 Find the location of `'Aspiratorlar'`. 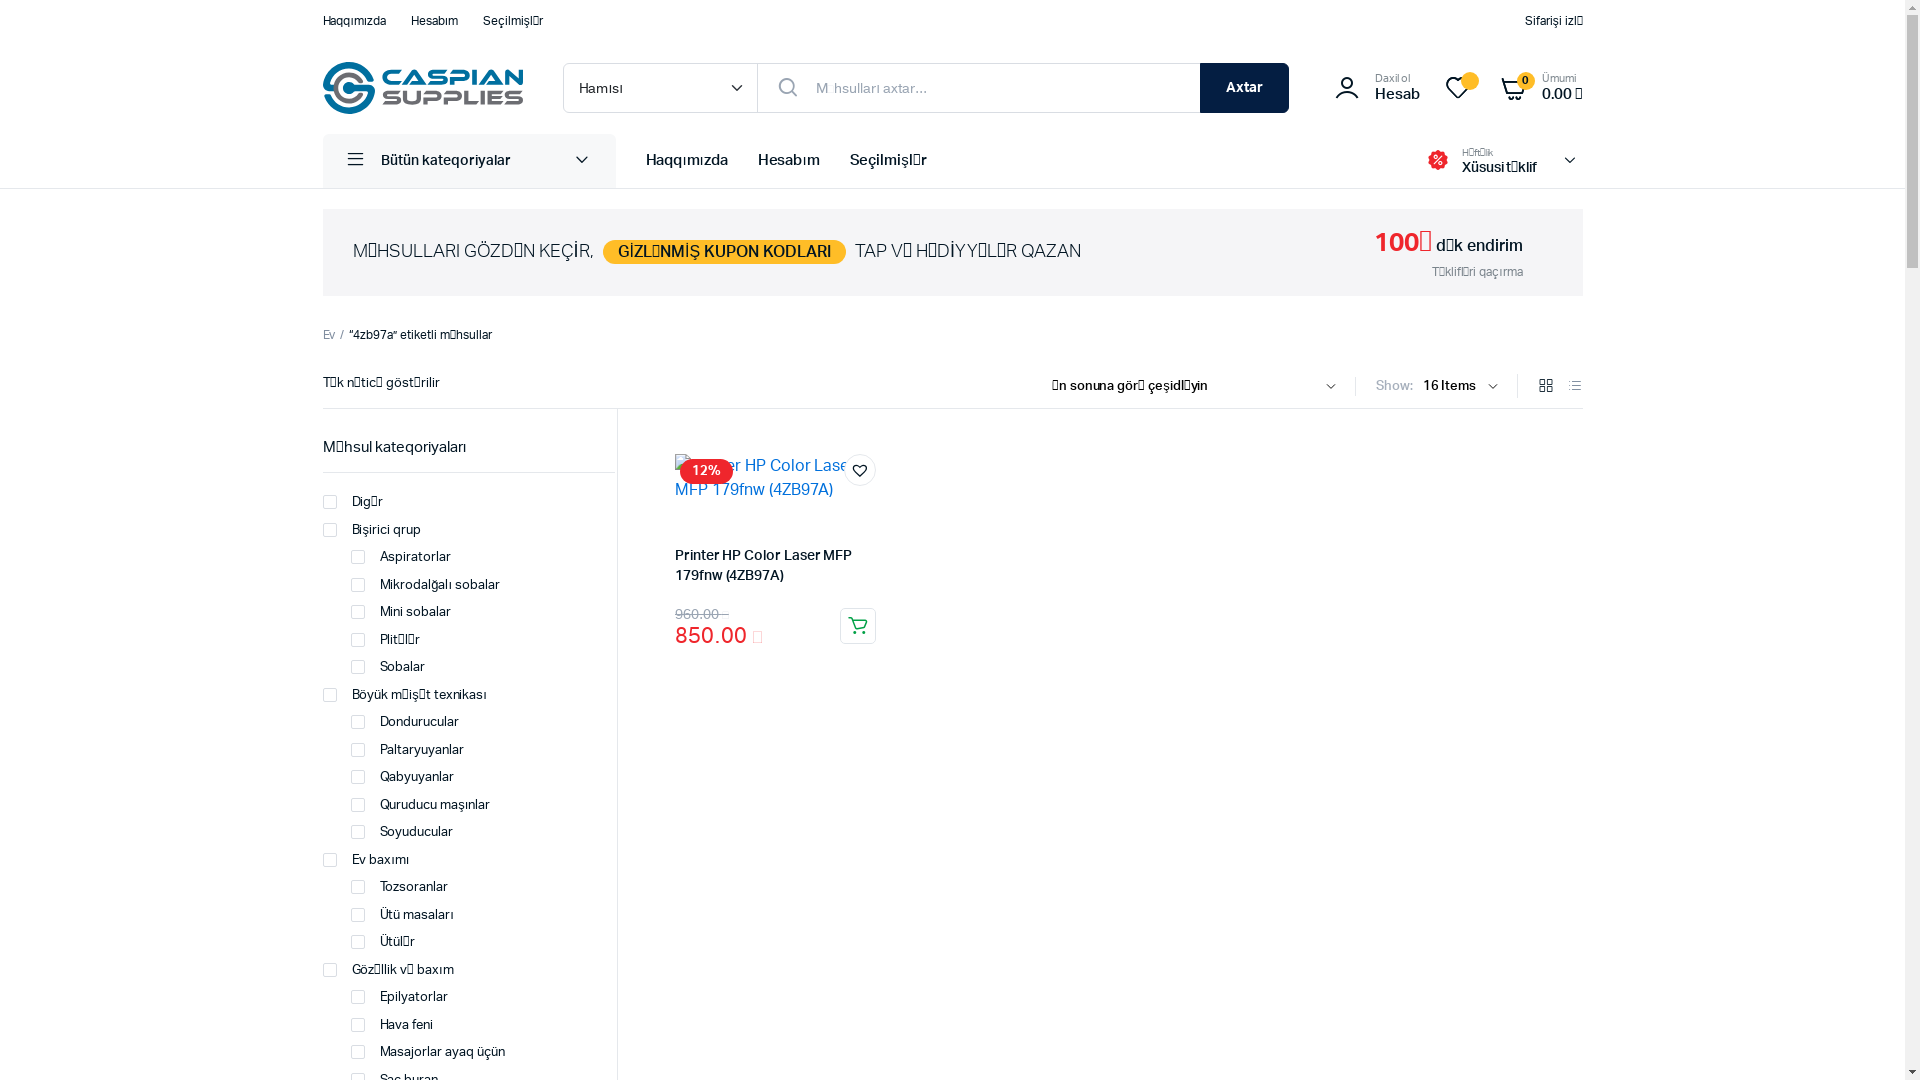

'Aspiratorlar' is located at coordinates (400, 558).